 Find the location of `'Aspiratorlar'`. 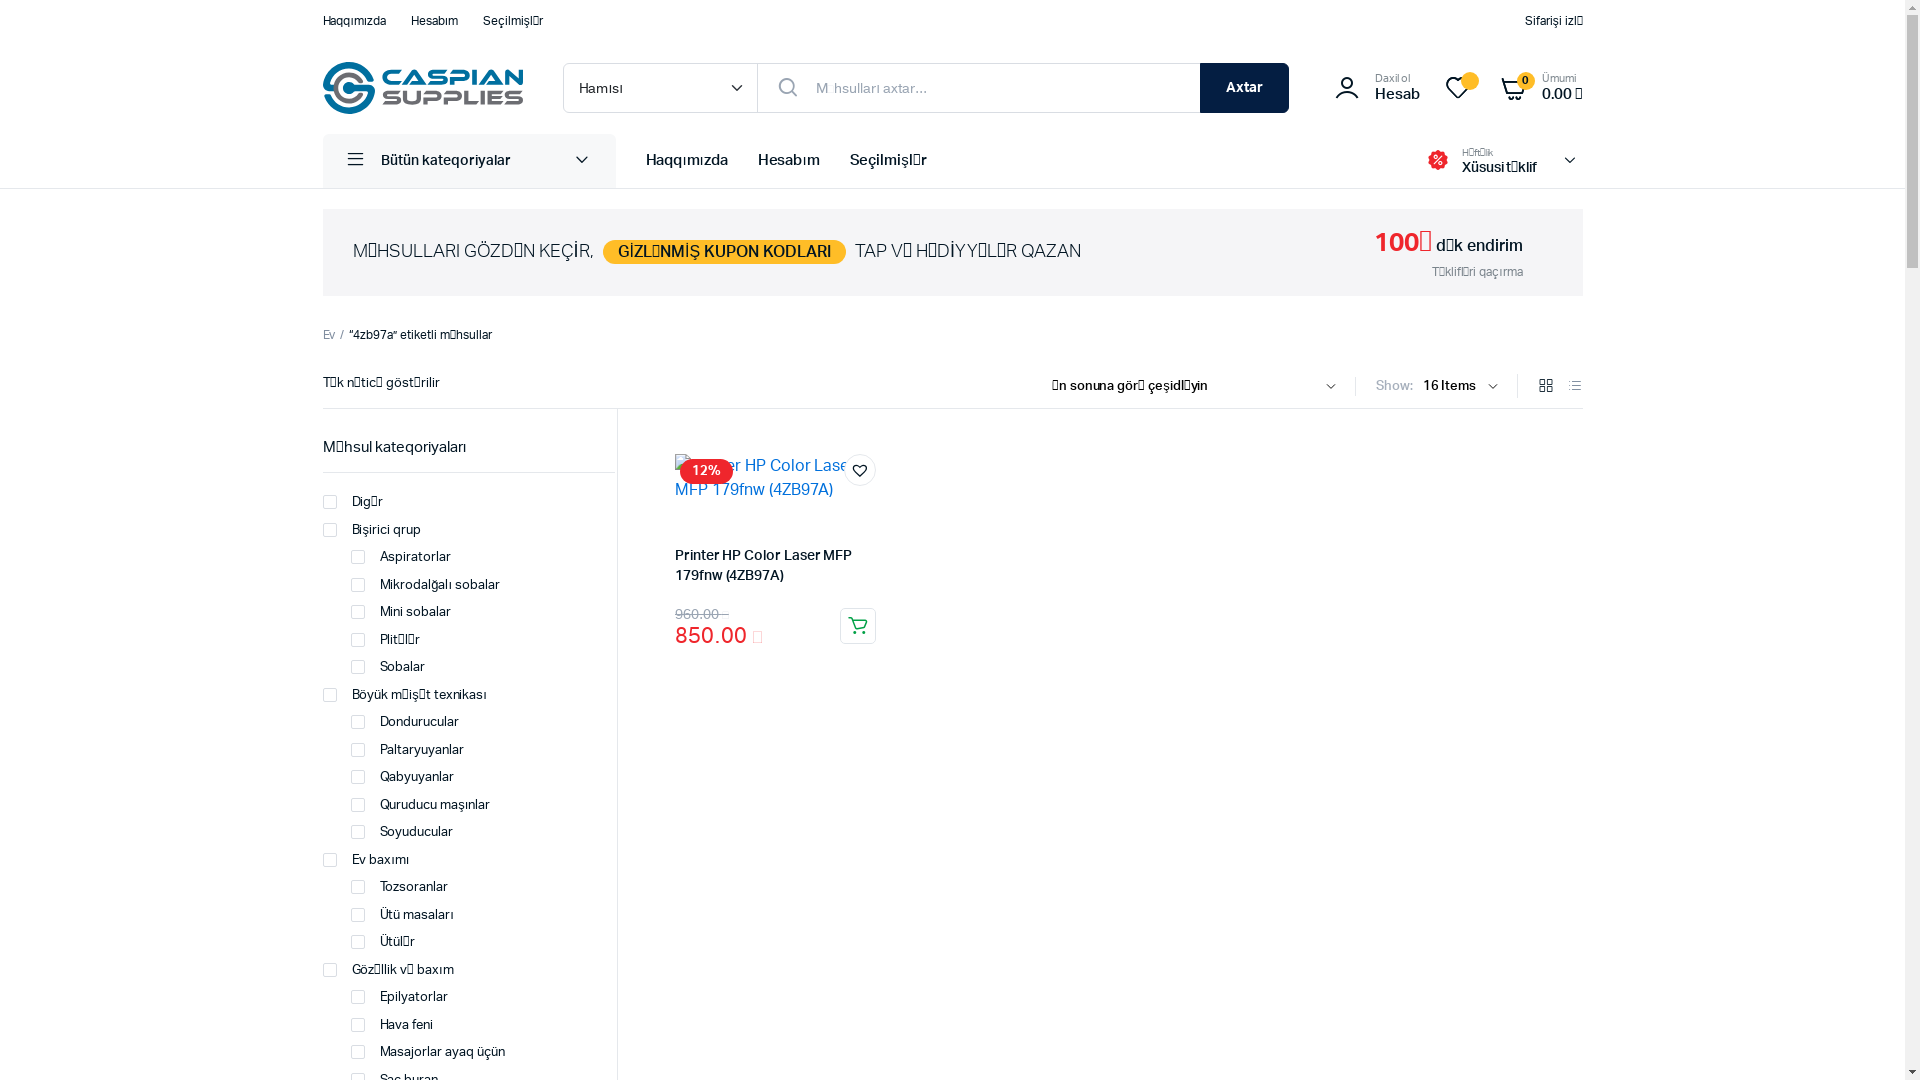

'Aspiratorlar' is located at coordinates (400, 558).